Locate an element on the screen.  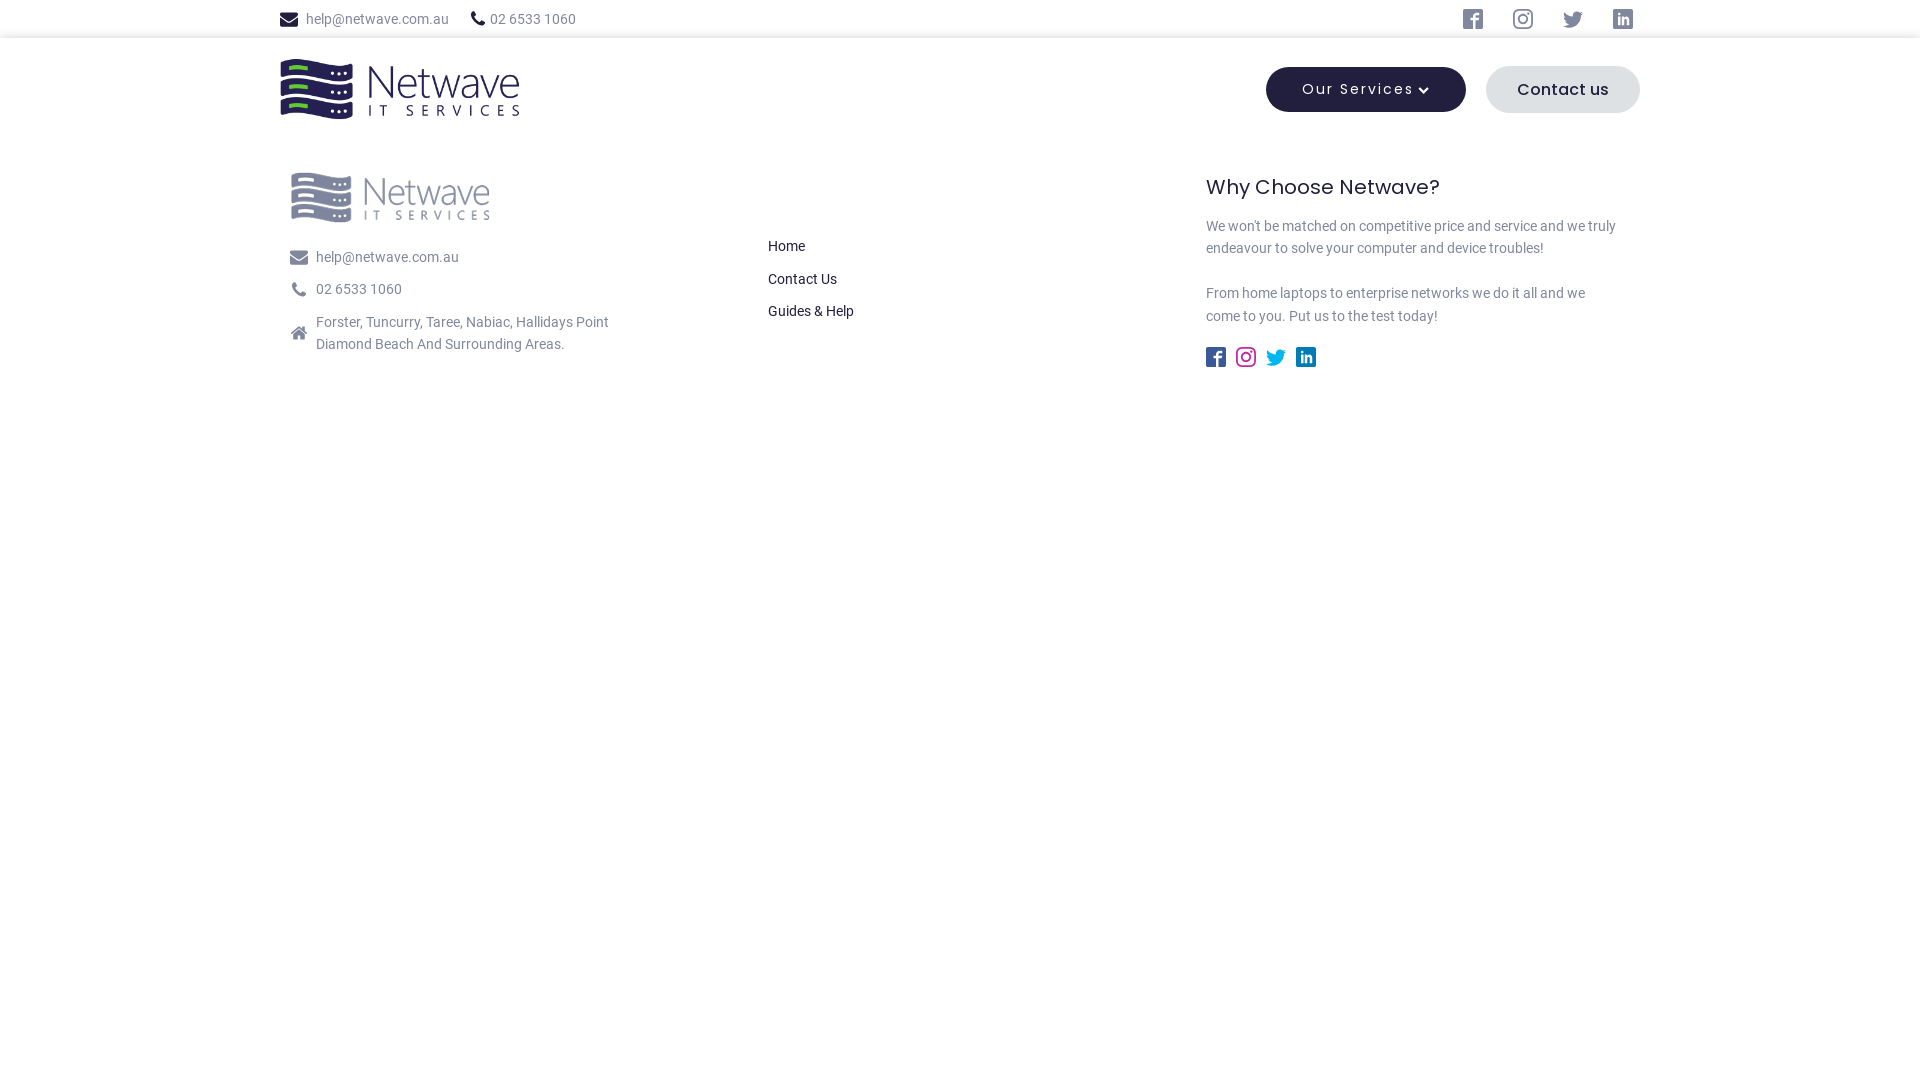
'Contact Us' is located at coordinates (811, 278).